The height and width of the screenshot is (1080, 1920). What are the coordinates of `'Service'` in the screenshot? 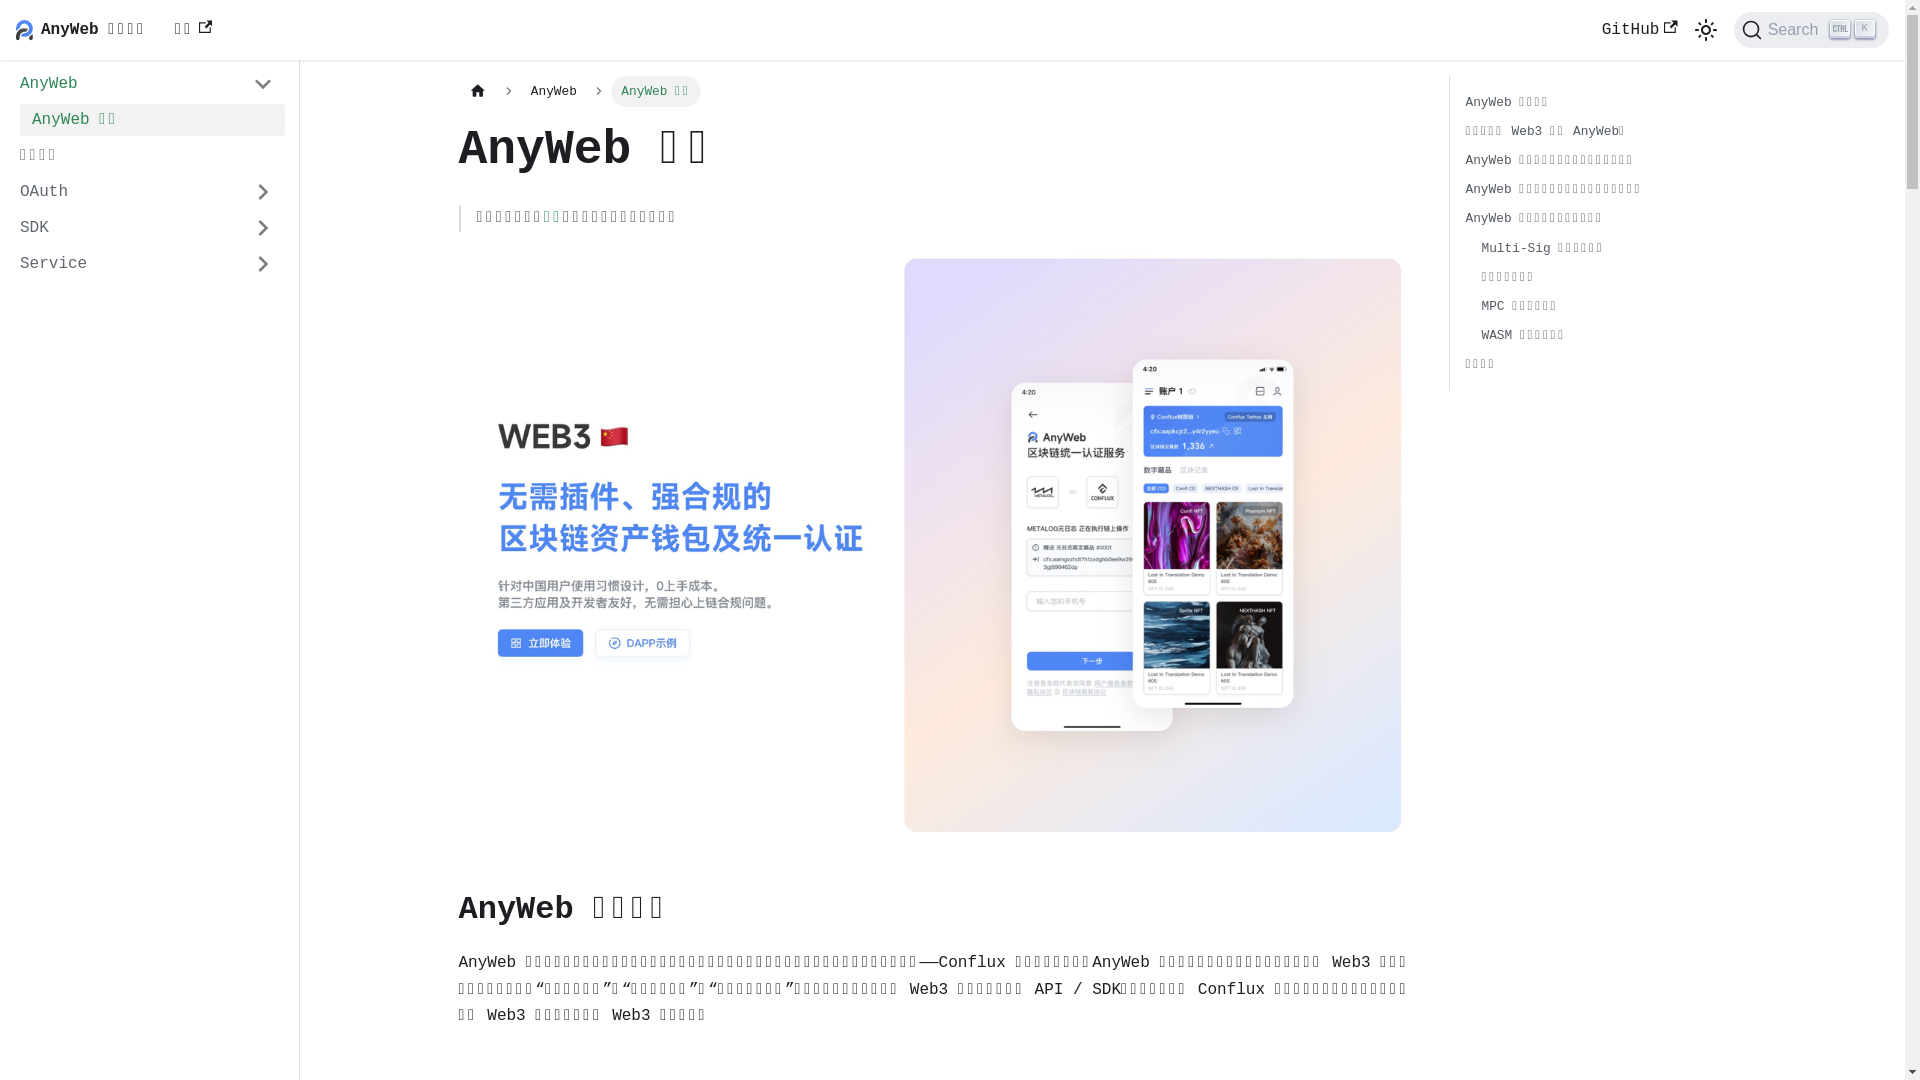 It's located at (145, 262).